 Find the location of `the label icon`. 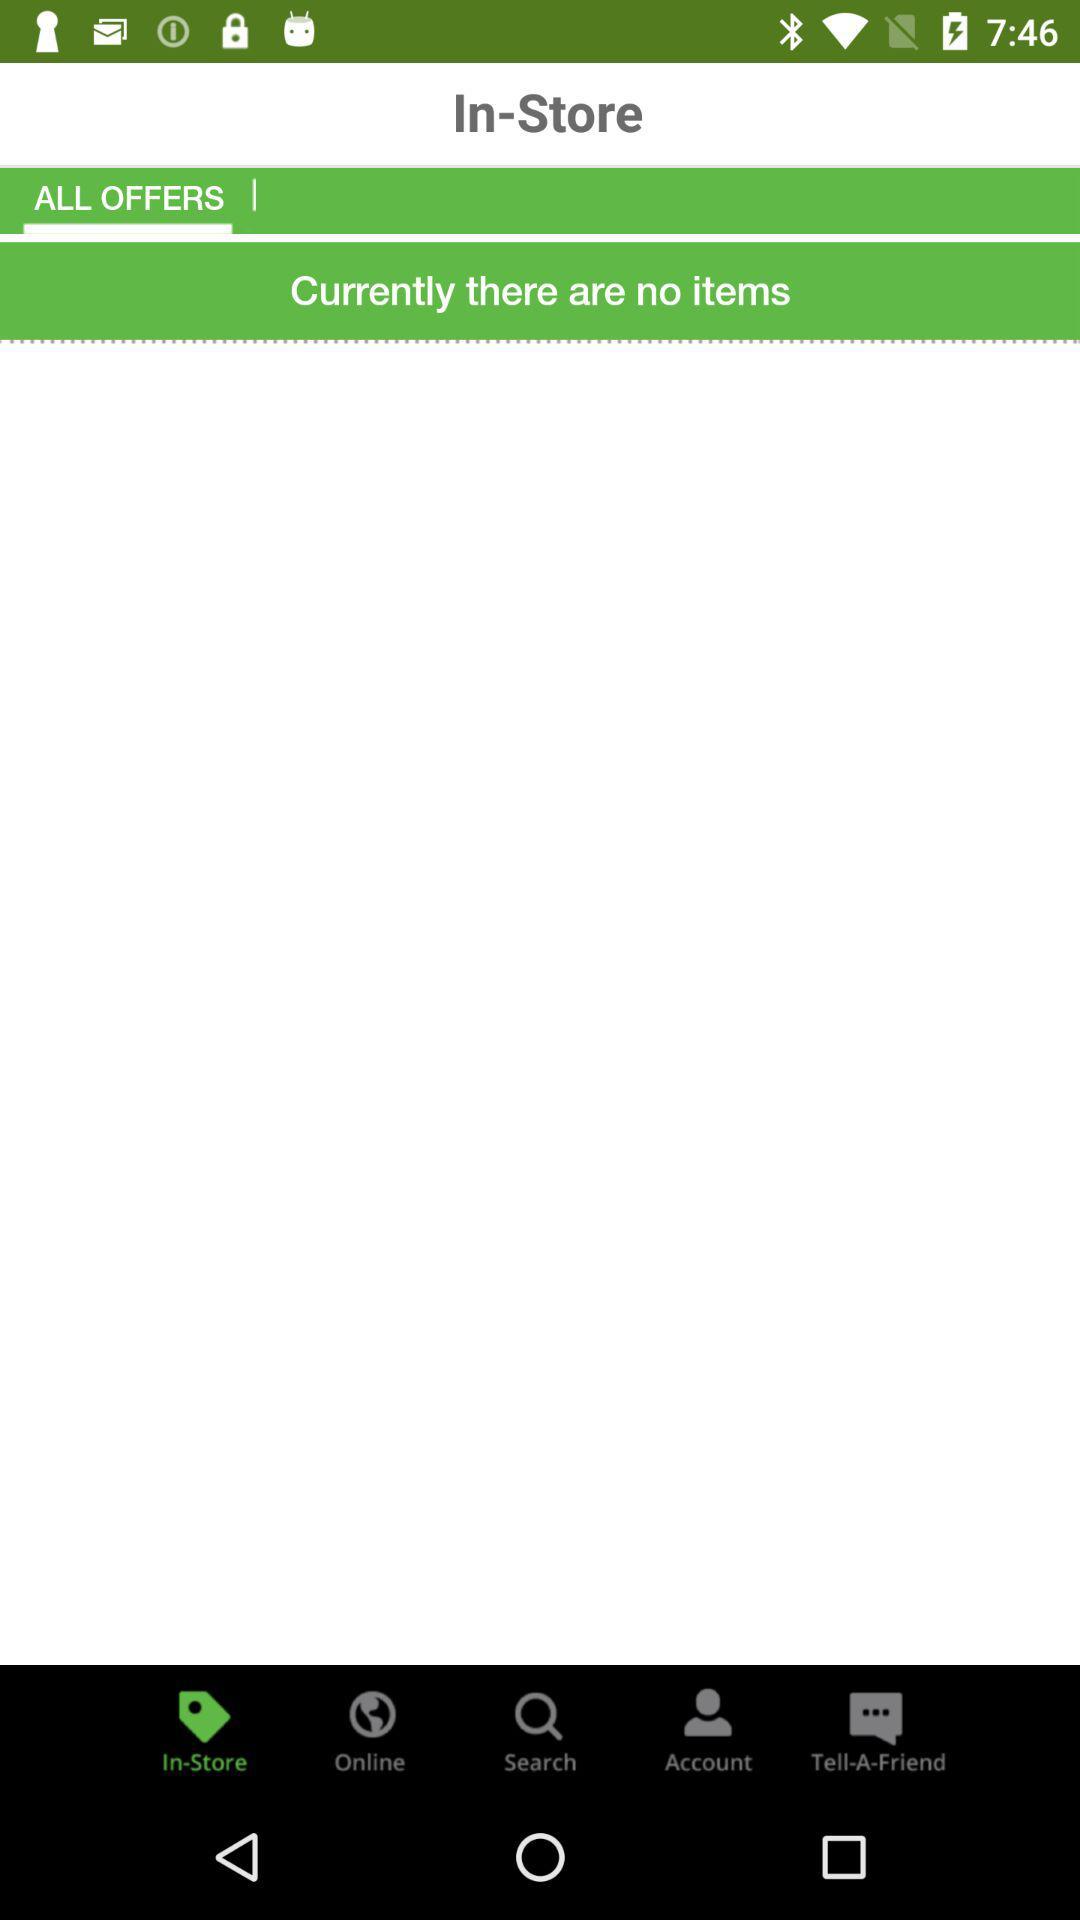

the label icon is located at coordinates (204, 1728).